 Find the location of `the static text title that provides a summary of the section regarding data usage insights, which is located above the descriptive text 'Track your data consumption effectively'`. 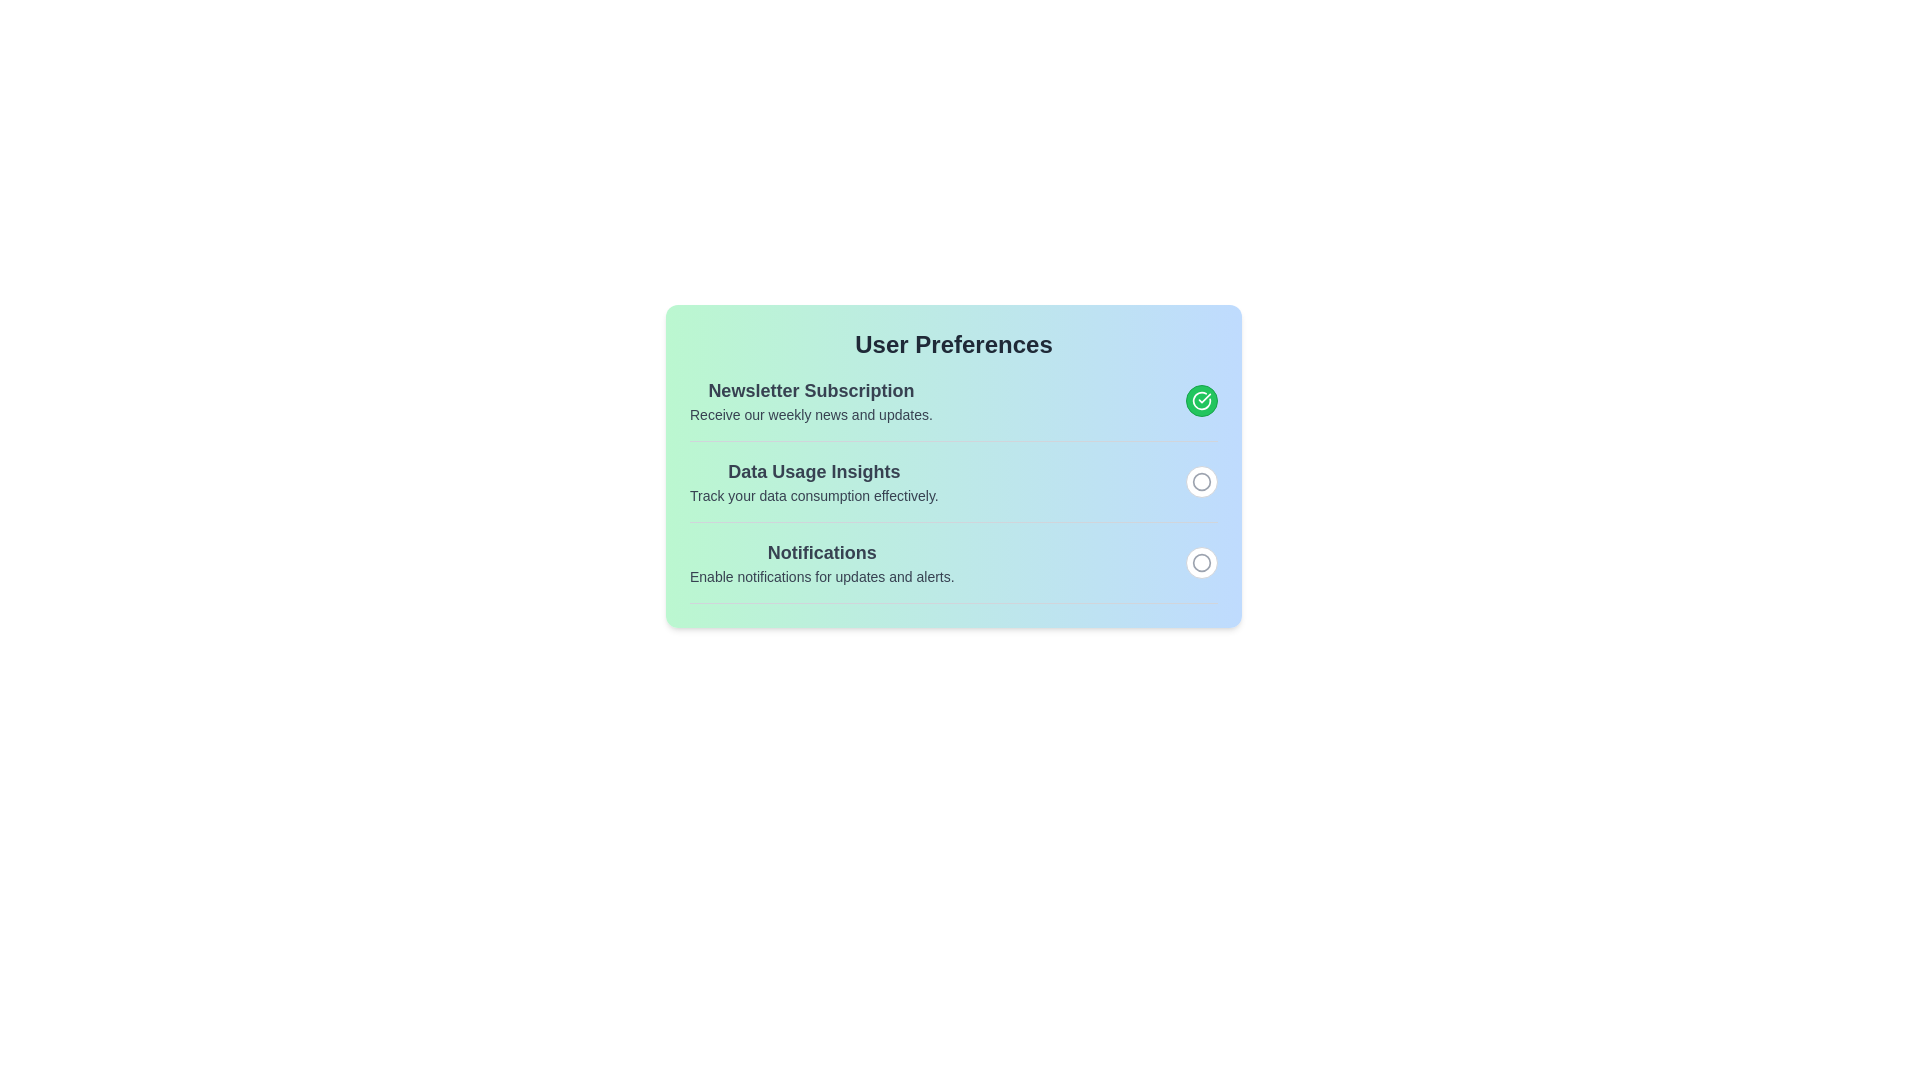

the static text title that provides a summary of the section regarding data usage insights, which is located above the descriptive text 'Track your data consumption effectively' is located at coordinates (814, 471).